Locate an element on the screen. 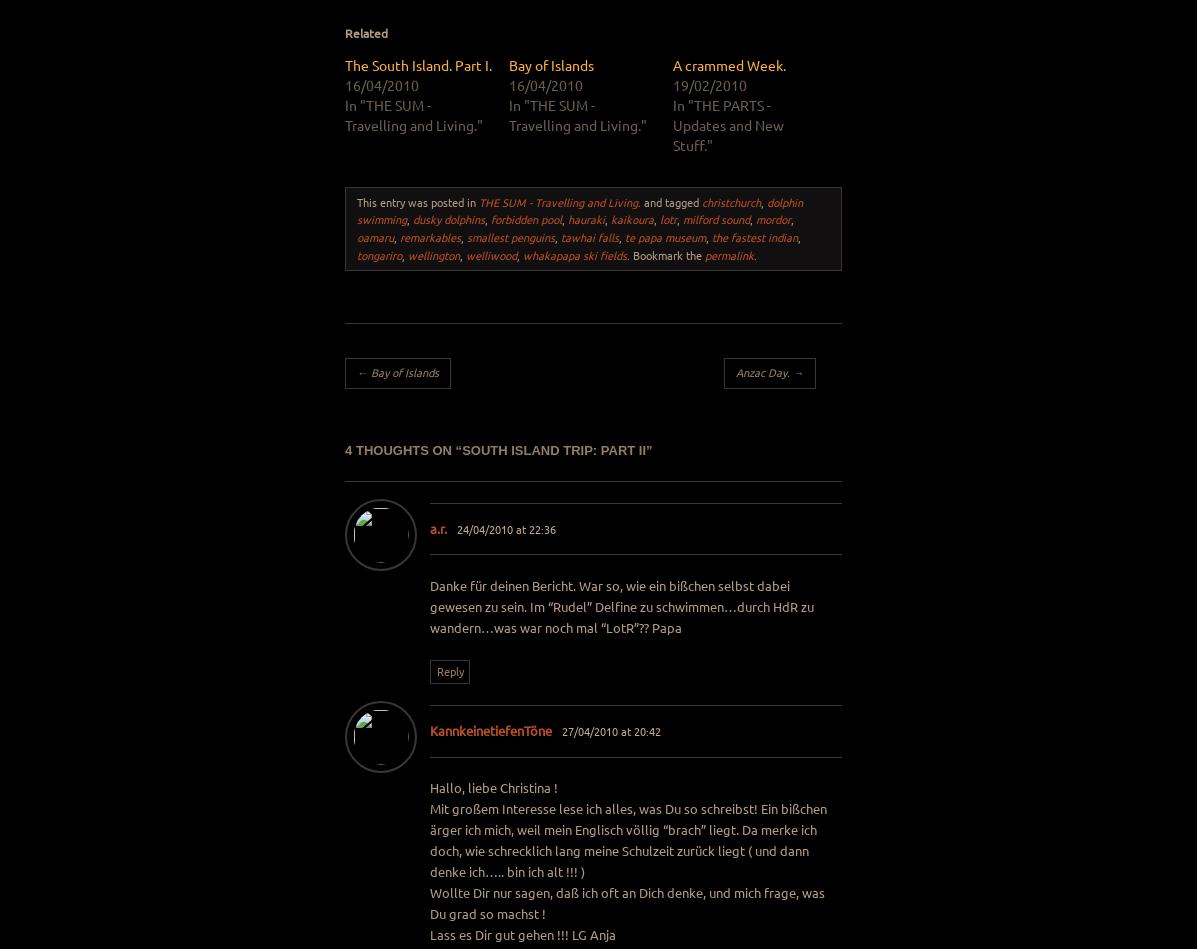 The image size is (1197, 949). '.' is located at coordinates (755, 253).